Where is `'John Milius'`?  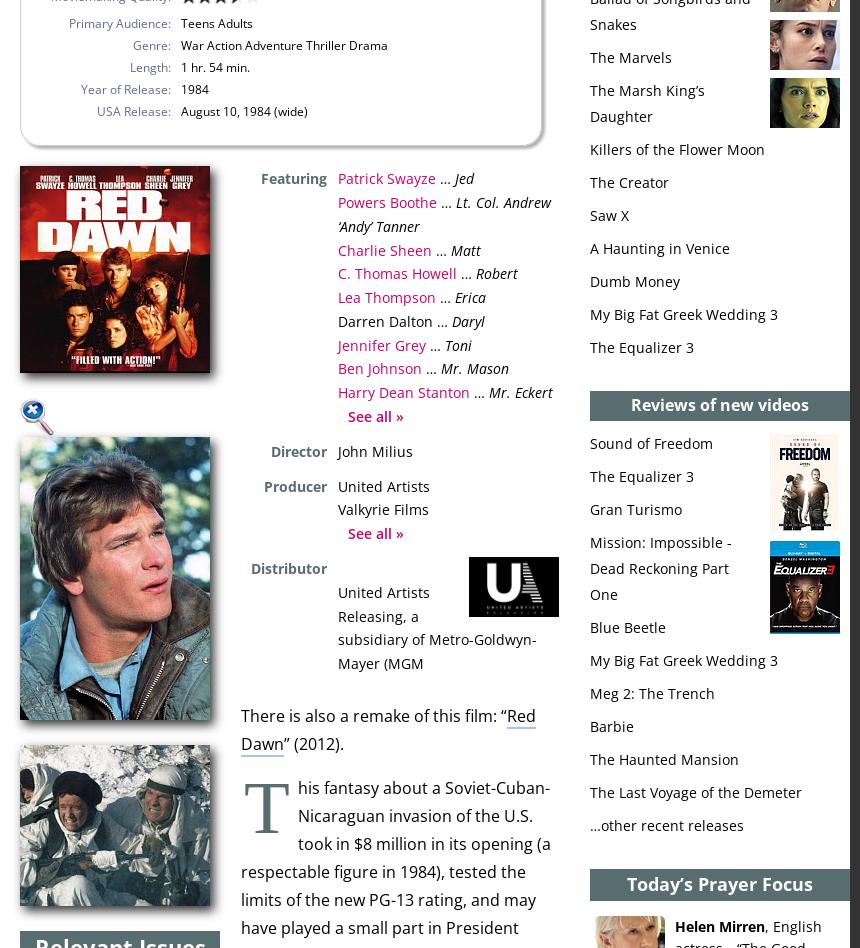
'John Milius' is located at coordinates (375, 449).